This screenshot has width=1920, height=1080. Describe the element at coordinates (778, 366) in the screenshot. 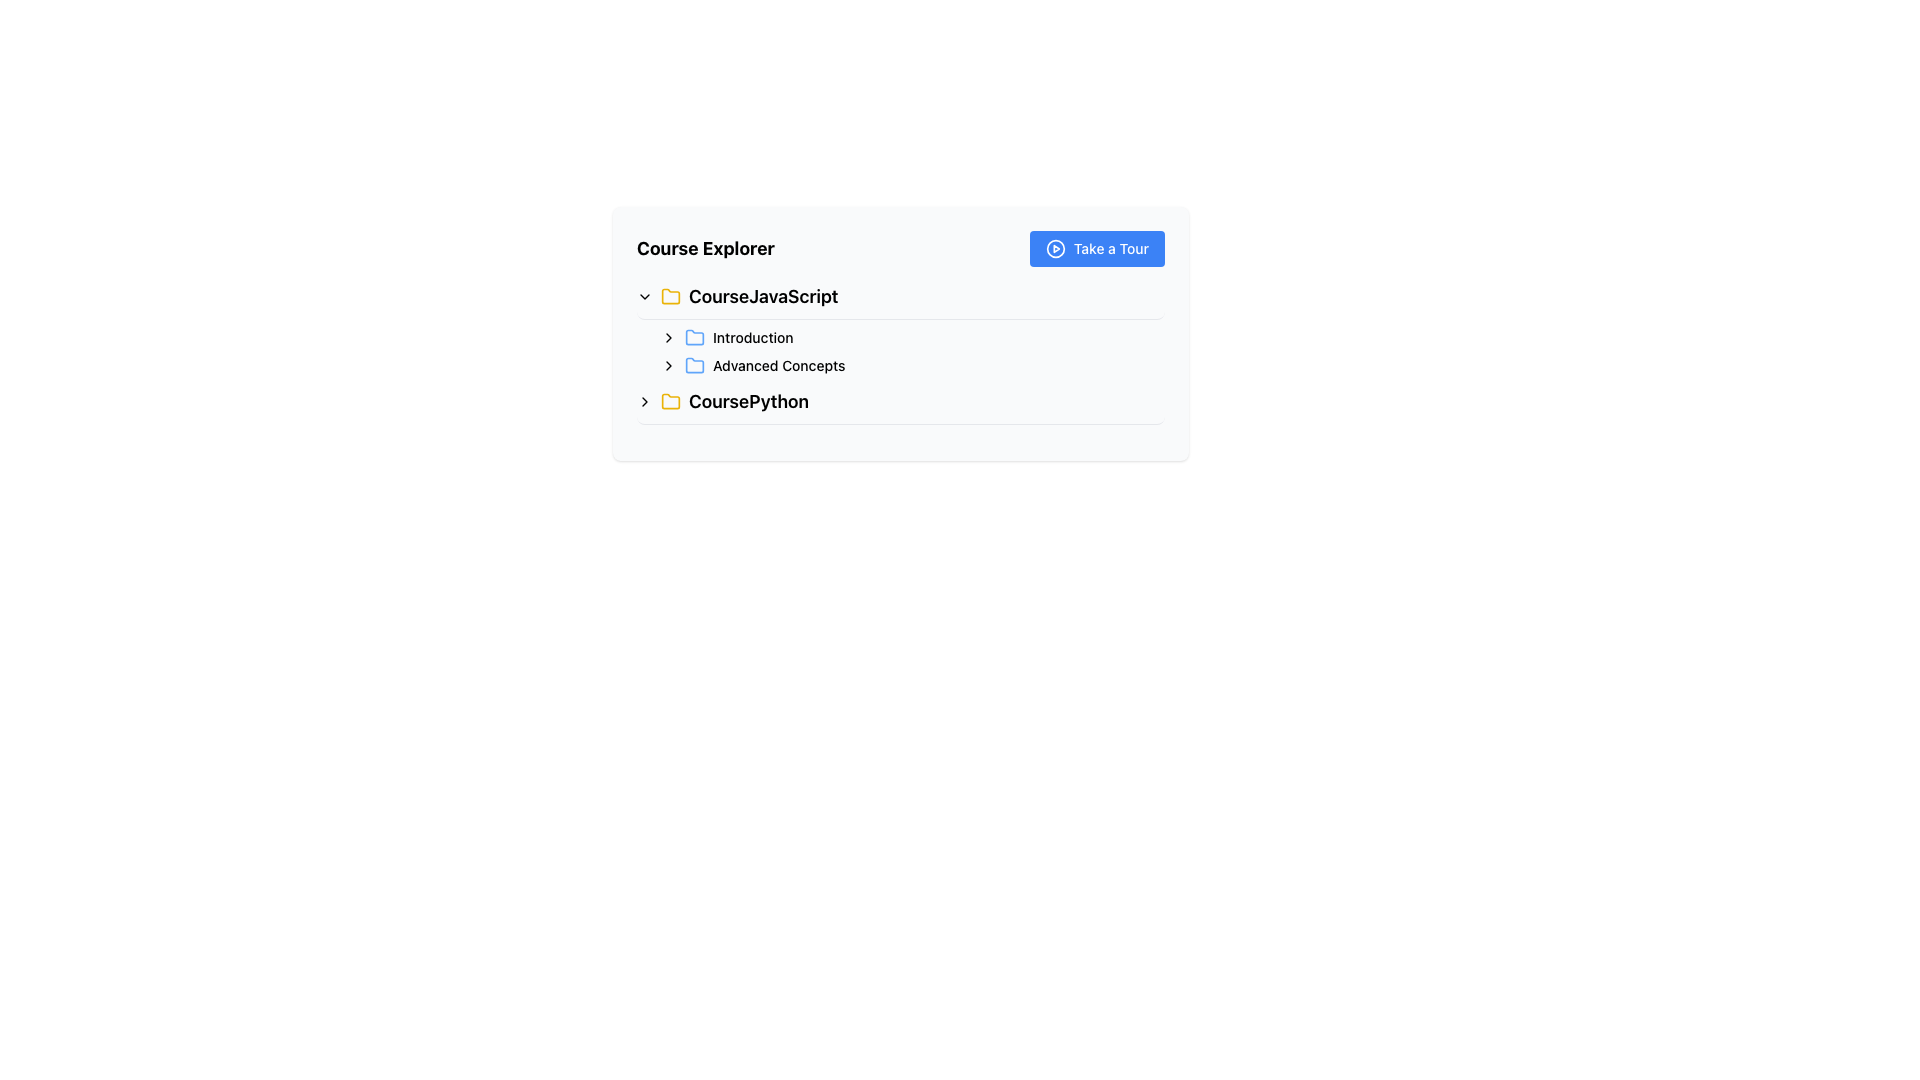

I see `the 'Advanced Concepts' text label element located within the 'Course Explorer' interface under 'CourseJavaScript'` at that location.